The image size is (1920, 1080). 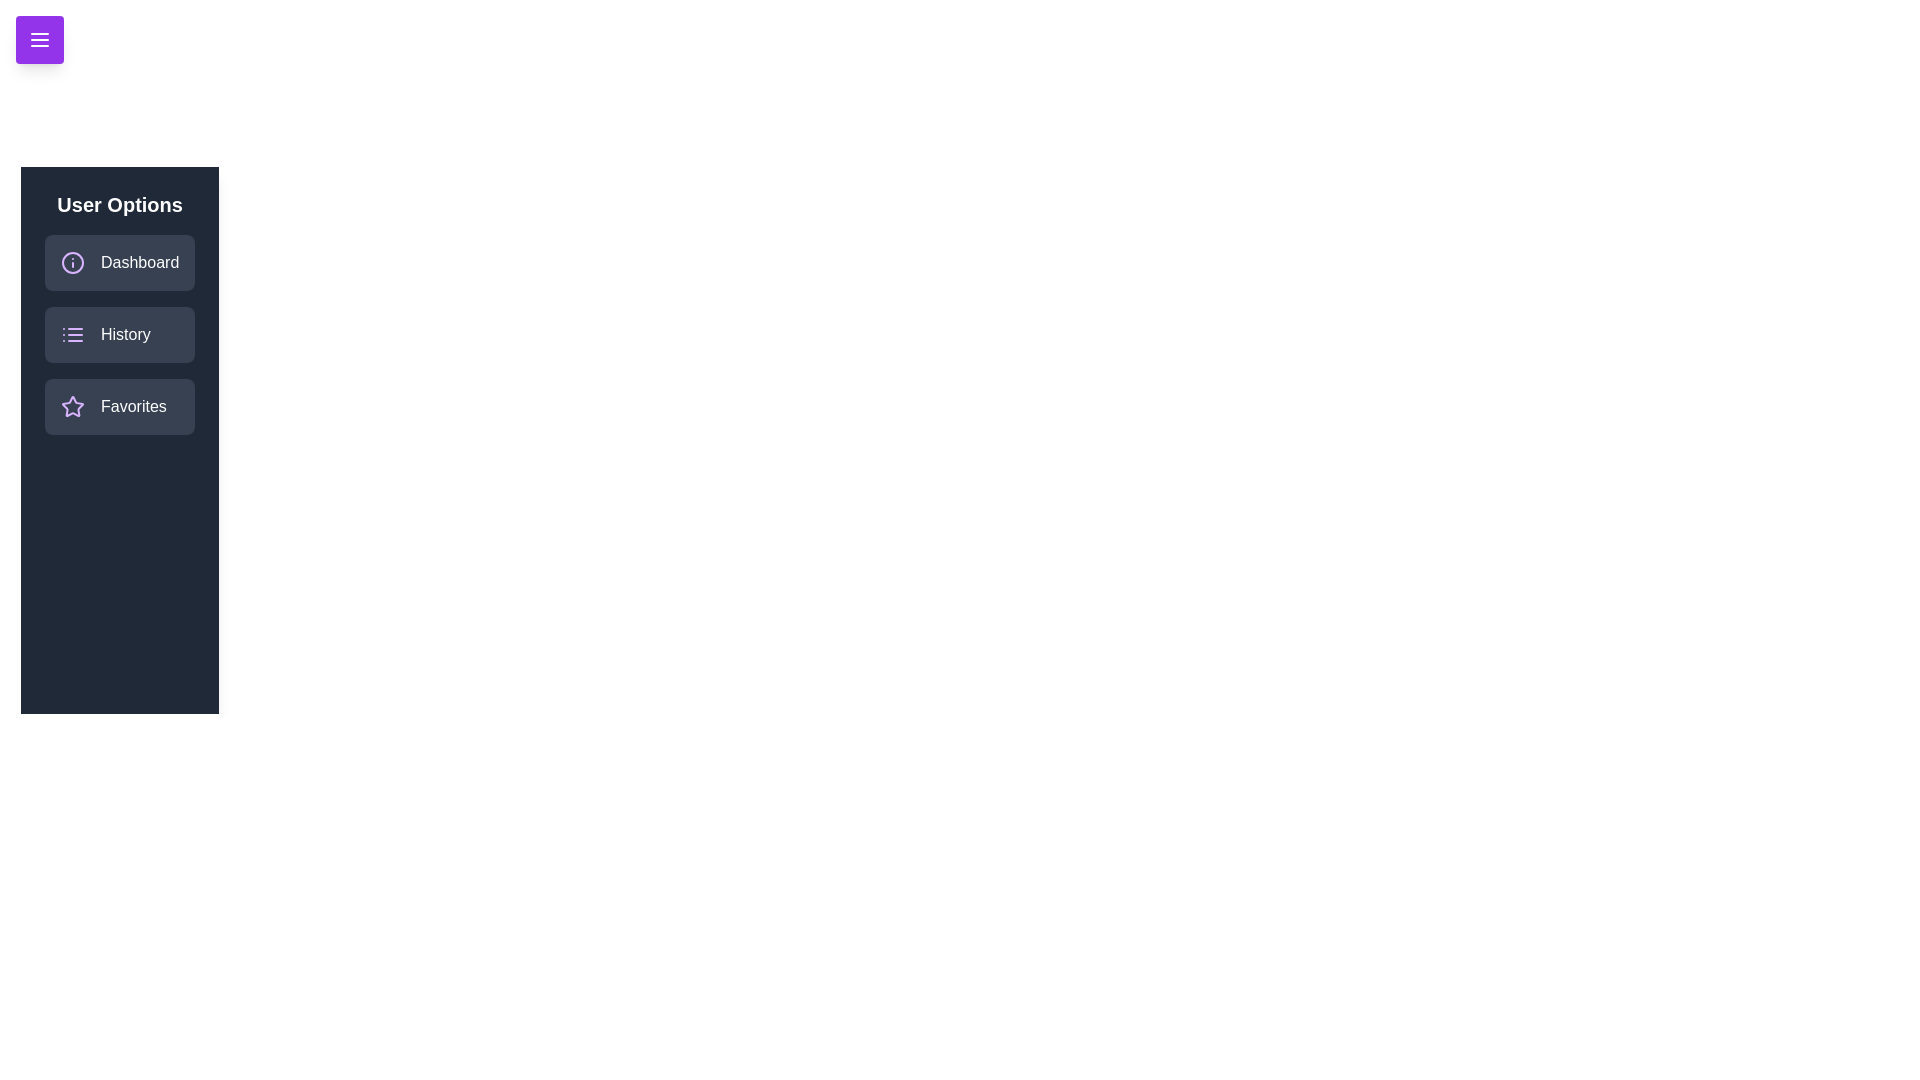 What do you see at coordinates (119, 261) in the screenshot?
I see `the 'Dashboard' menu option` at bounding box center [119, 261].